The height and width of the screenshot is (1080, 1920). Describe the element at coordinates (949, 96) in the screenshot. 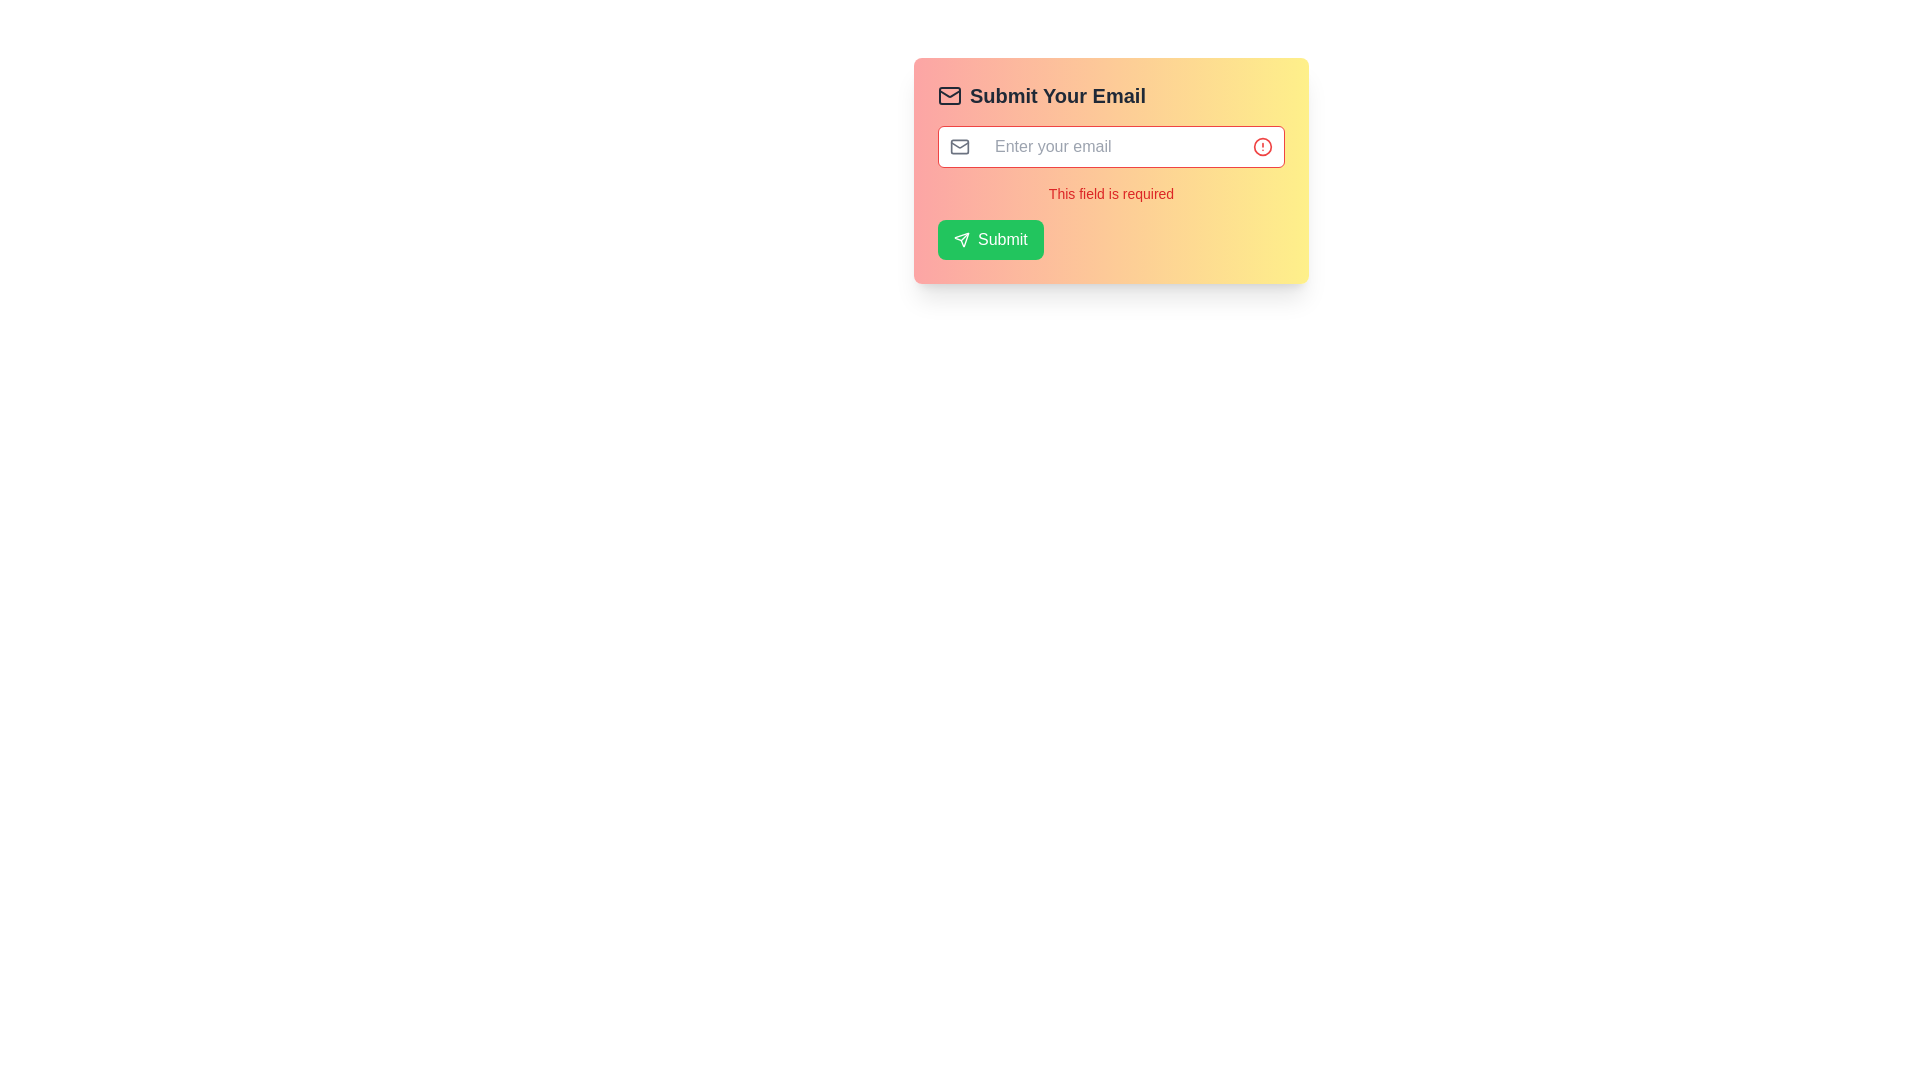

I see `the pinkish rectangular part of the mail icon, which represents the inner section of the envelope's body, located in the top-left corner of the 'Submit Your Email' form` at that location.